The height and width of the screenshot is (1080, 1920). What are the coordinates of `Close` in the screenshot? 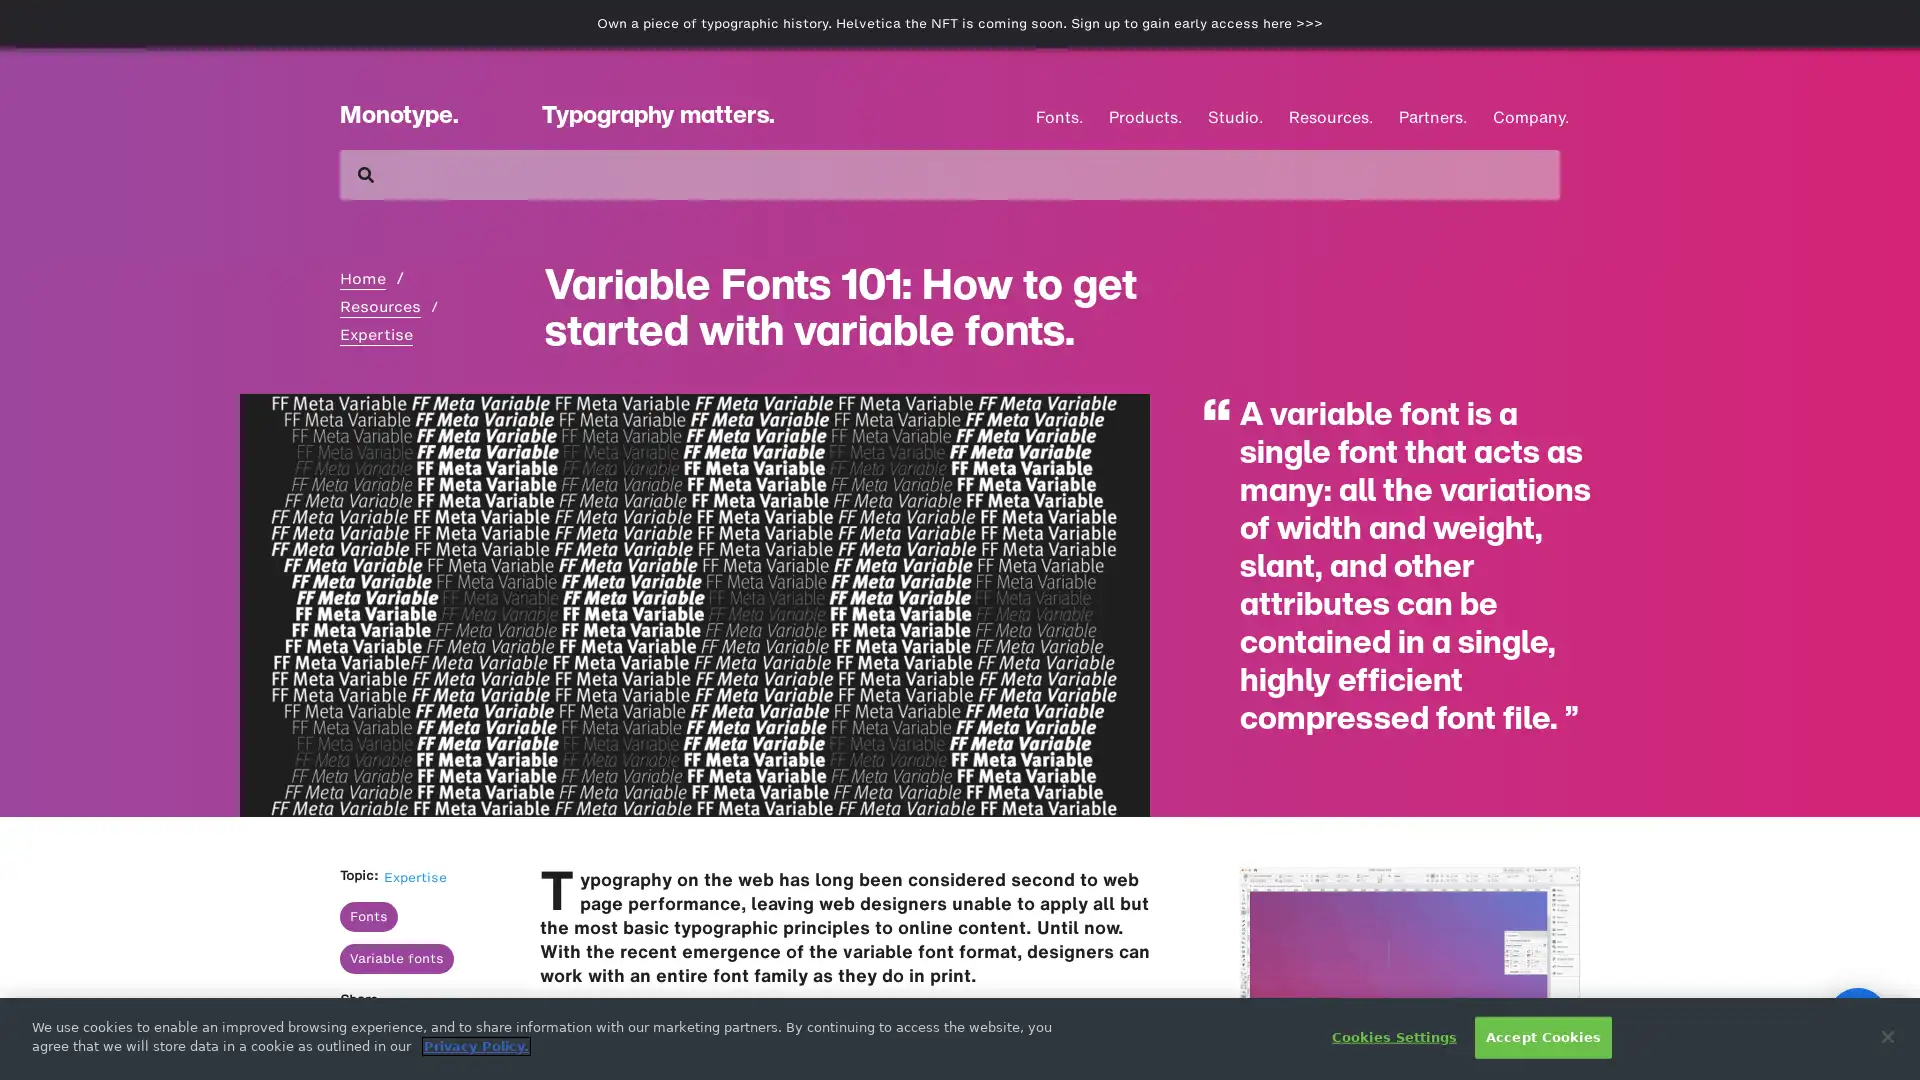 It's located at (1886, 1035).